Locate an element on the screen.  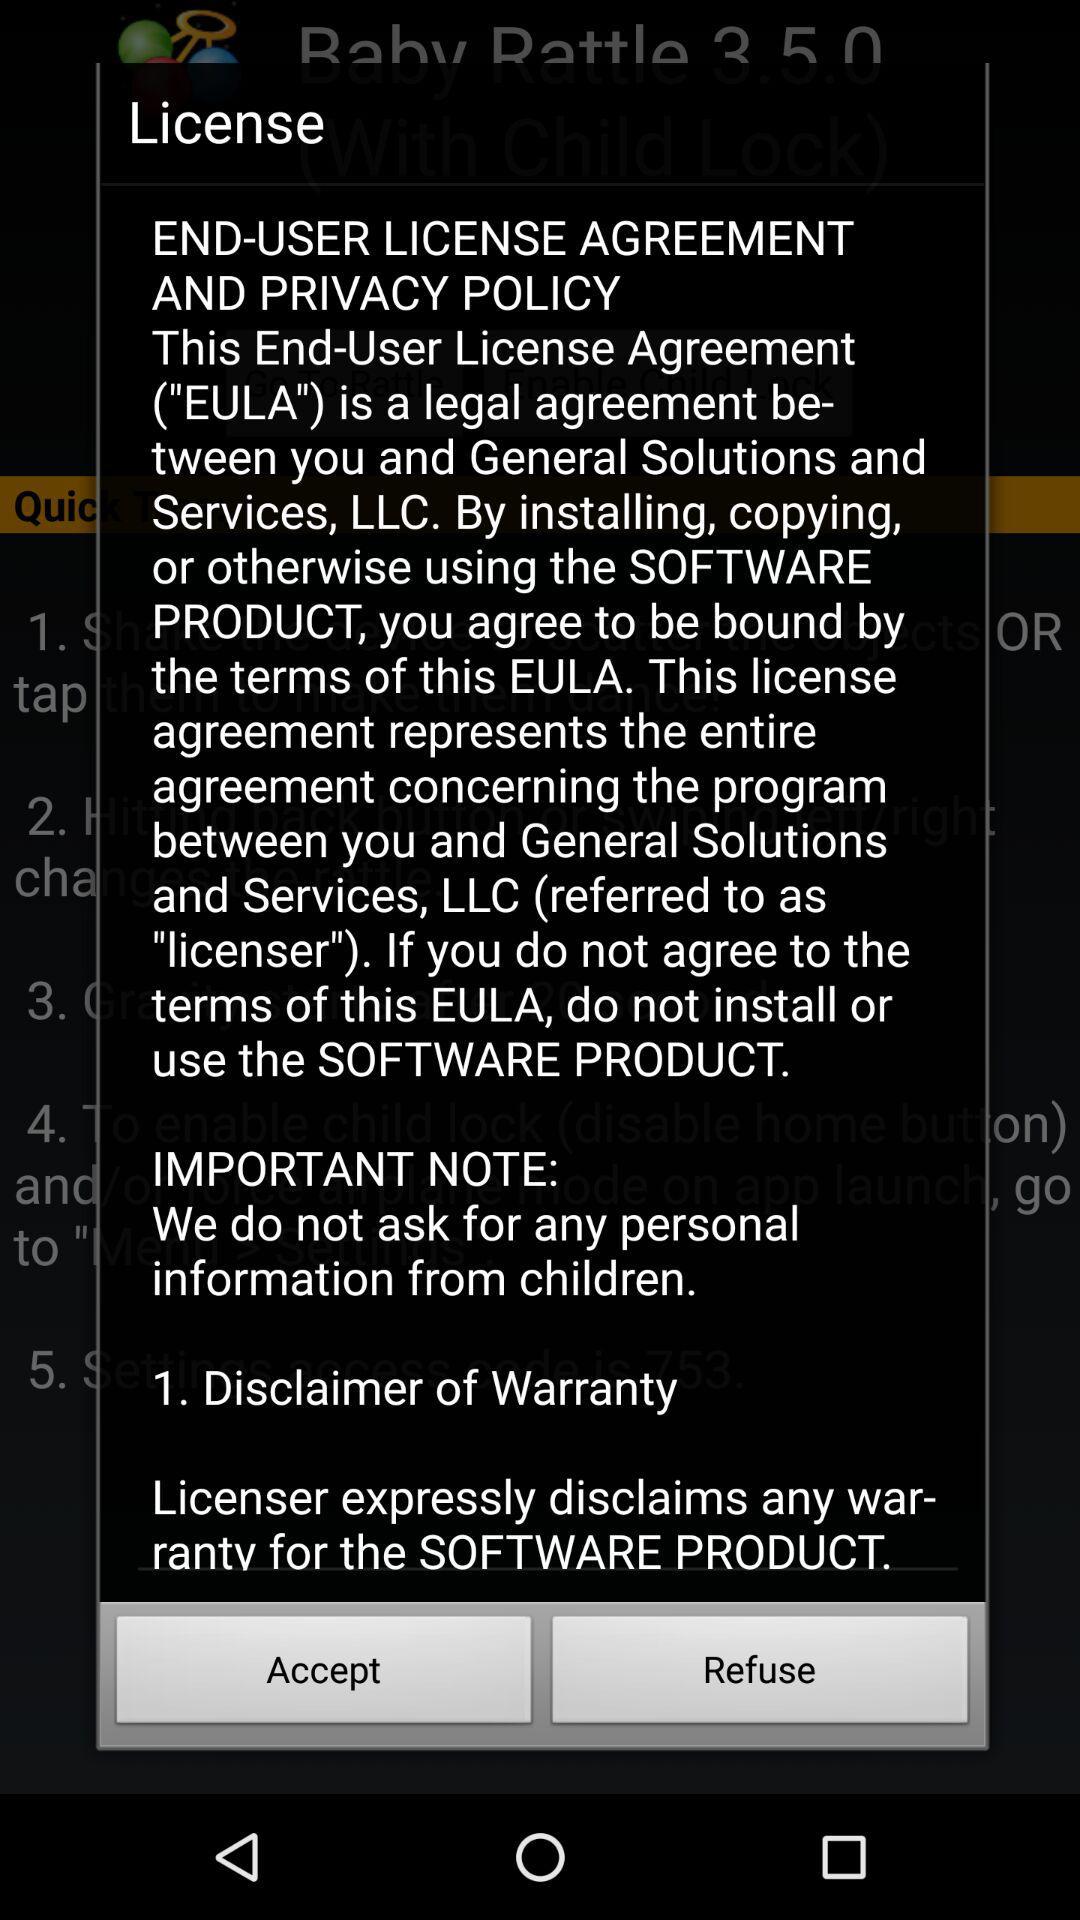
the accept item is located at coordinates (323, 1675).